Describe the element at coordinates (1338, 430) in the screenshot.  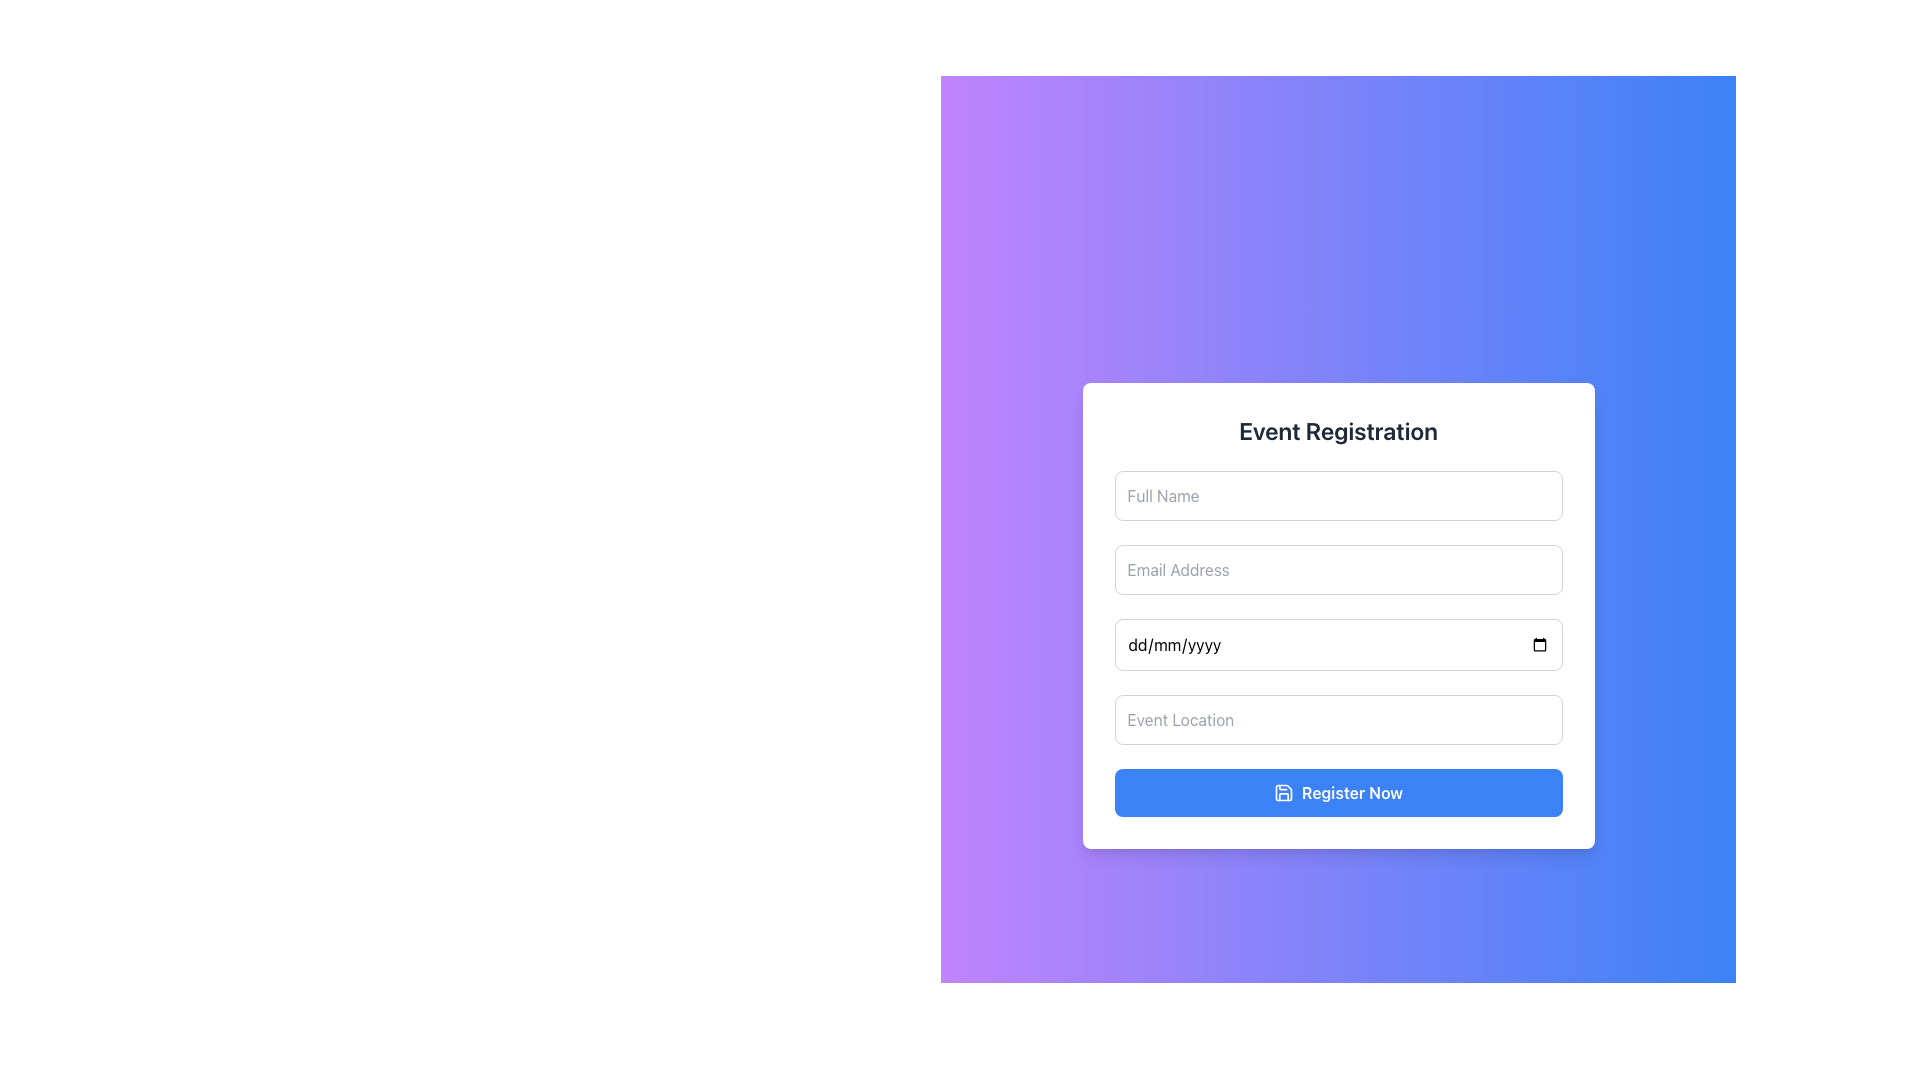
I see `the bold header text 'Event Registration' which is centrally aligned at the top of a white rectangular box containing a registration form` at that location.